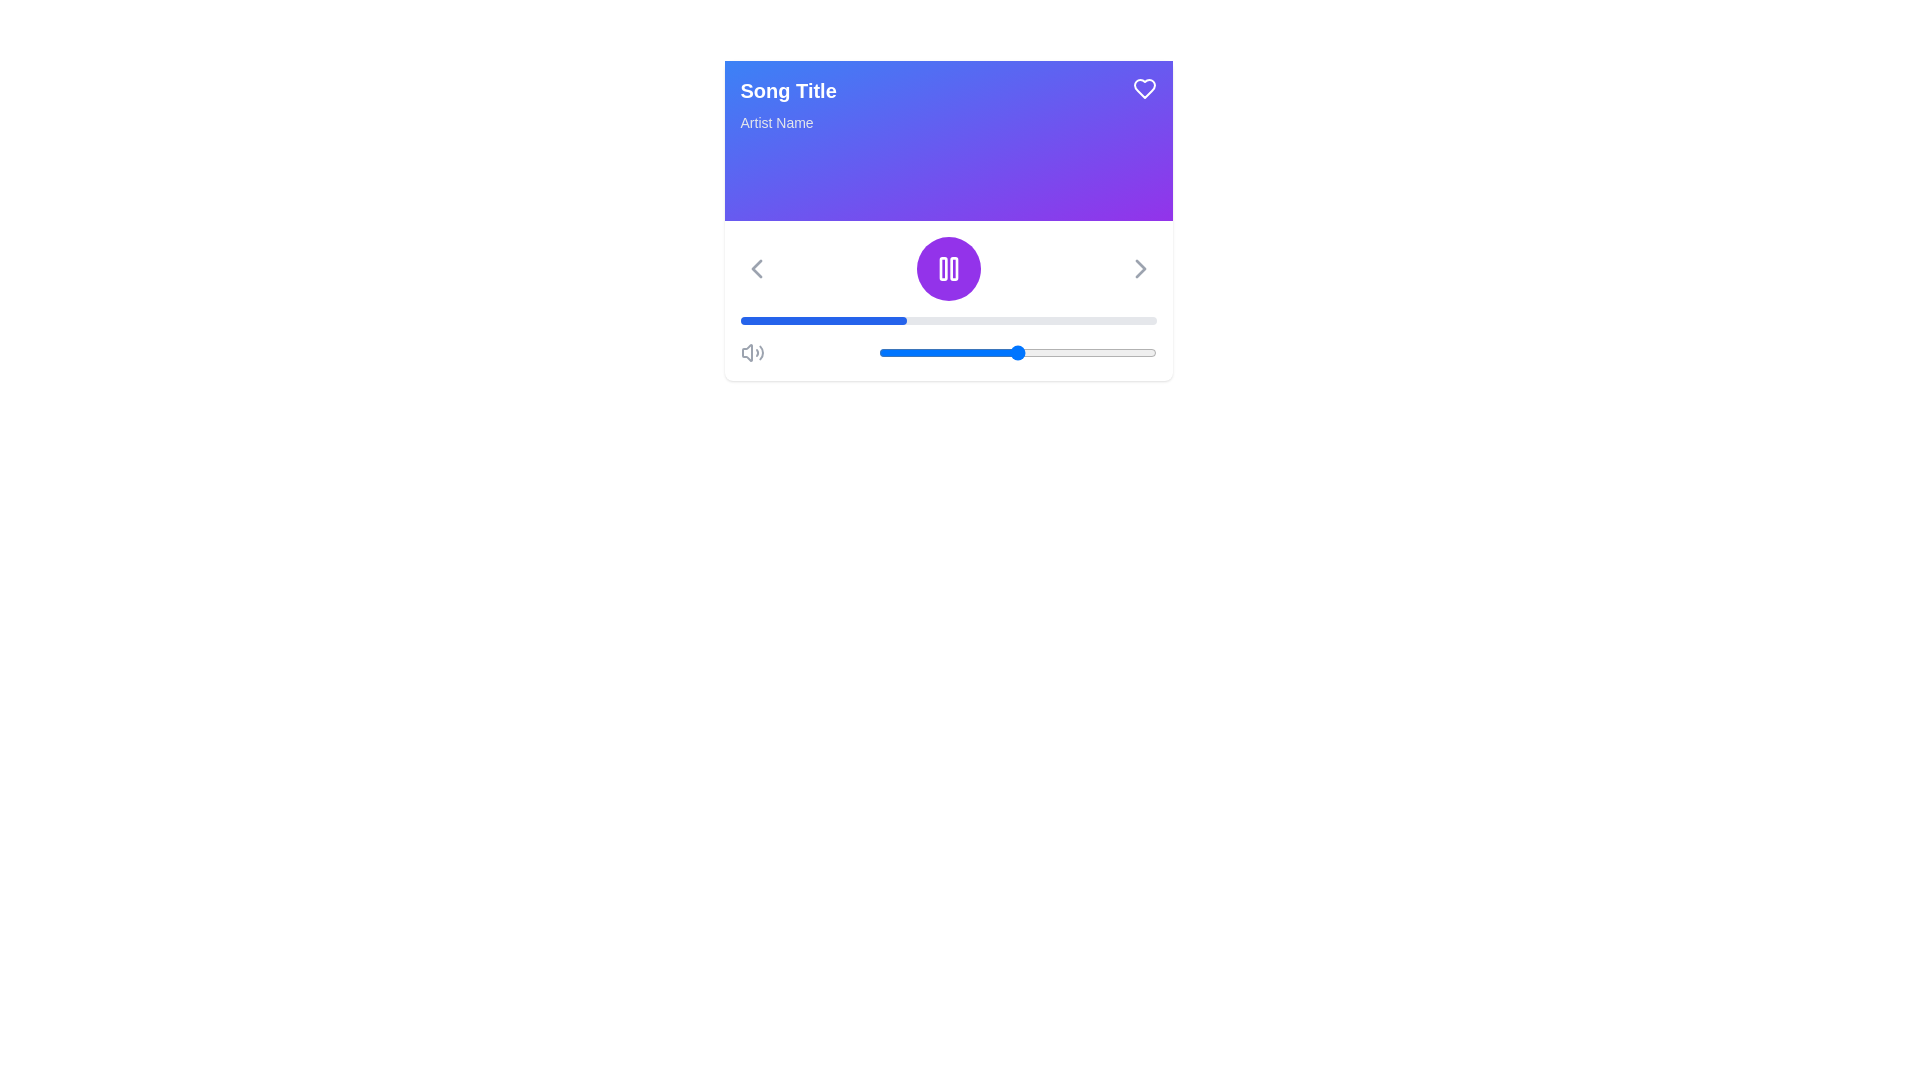 The image size is (1920, 1080). I want to click on the horizontal progress bar located within the music control panel, directly below the central circular control button, which has a gray background and a filled blue section representing the progress, so click(947, 319).